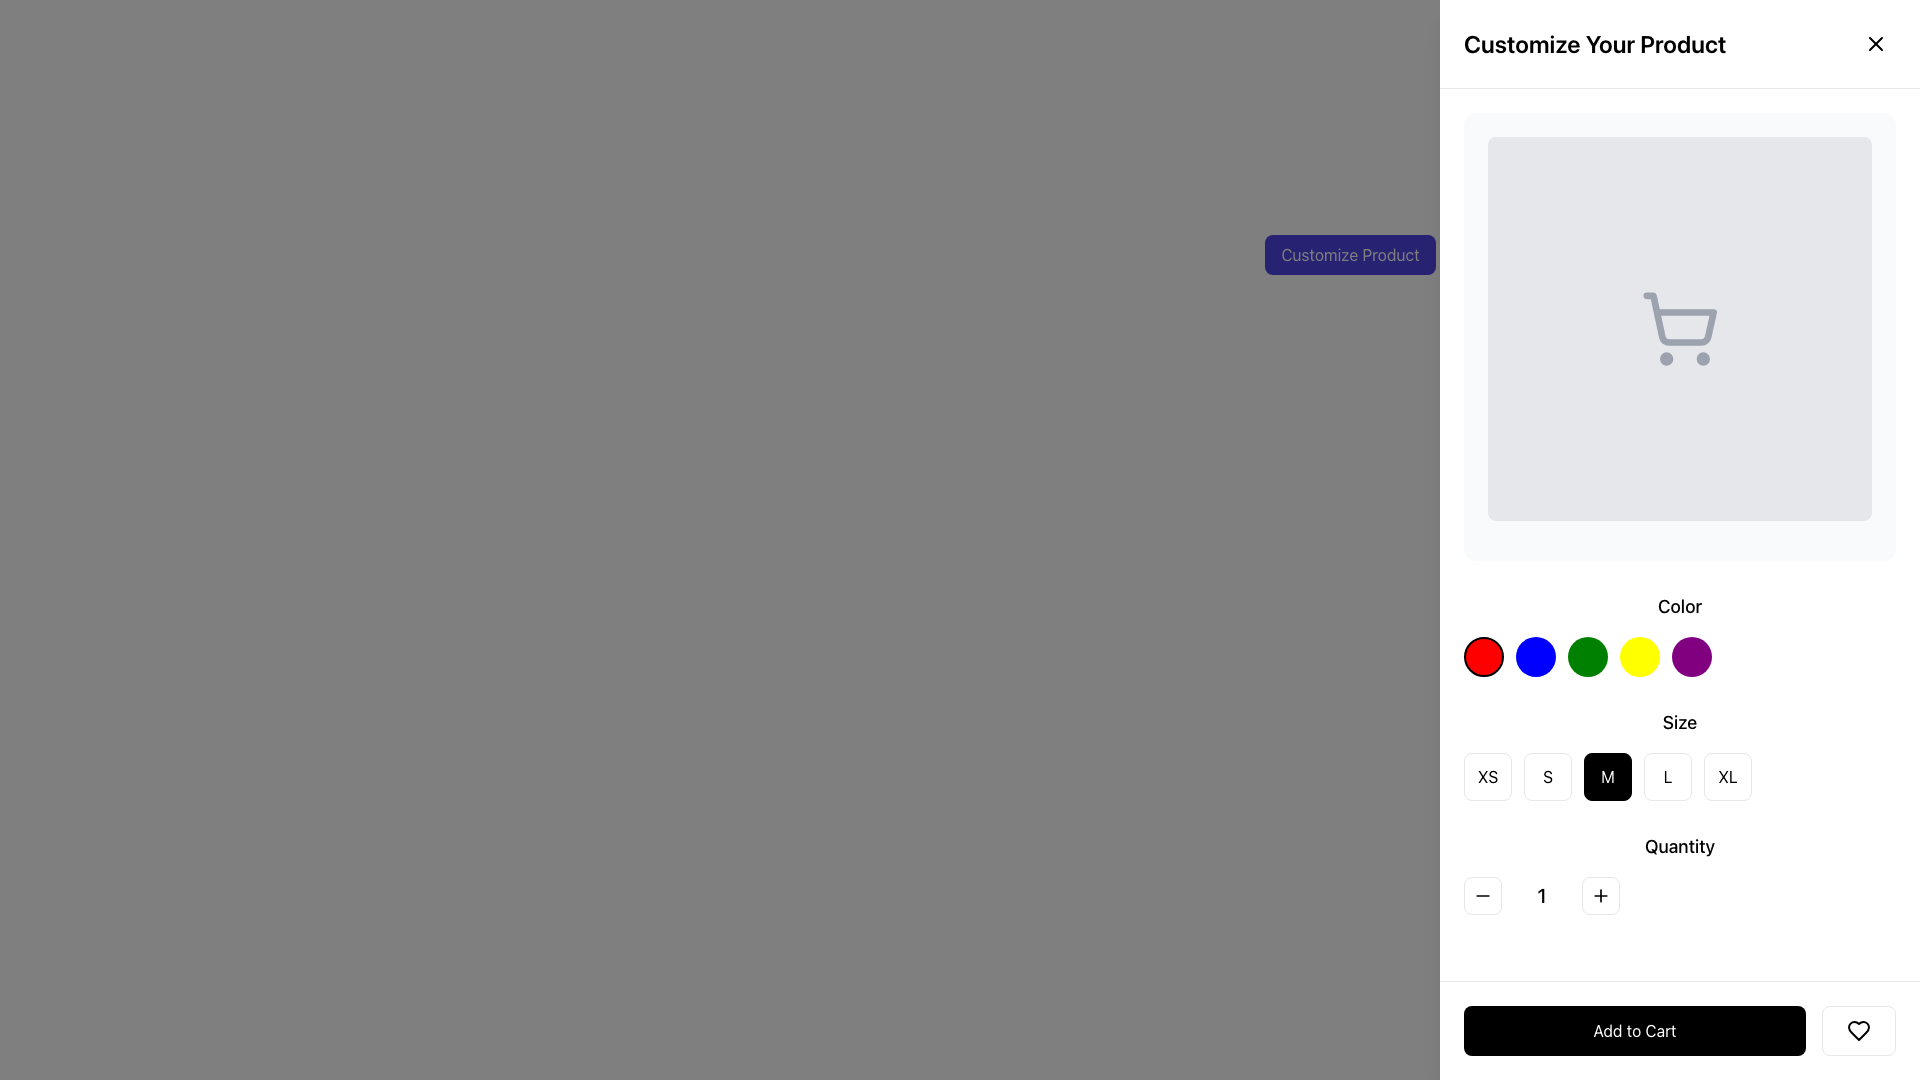 The width and height of the screenshot is (1920, 1080). What do you see at coordinates (1350, 253) in the screenshot?
I see `the 'Customize Product' button, which is a rectangular button with rounded corners, indigo background, and white text, located at the center top of the interface` at bounding box center [1350, 253].